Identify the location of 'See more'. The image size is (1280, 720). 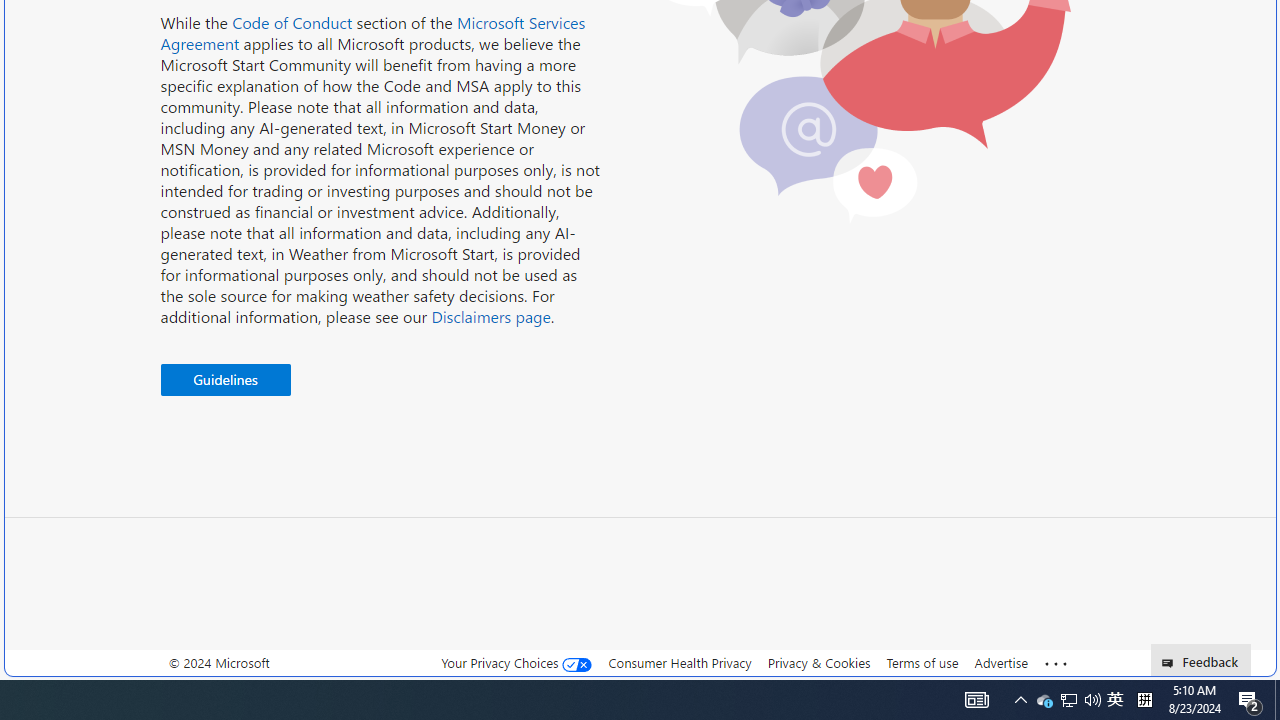
(1055, 664).